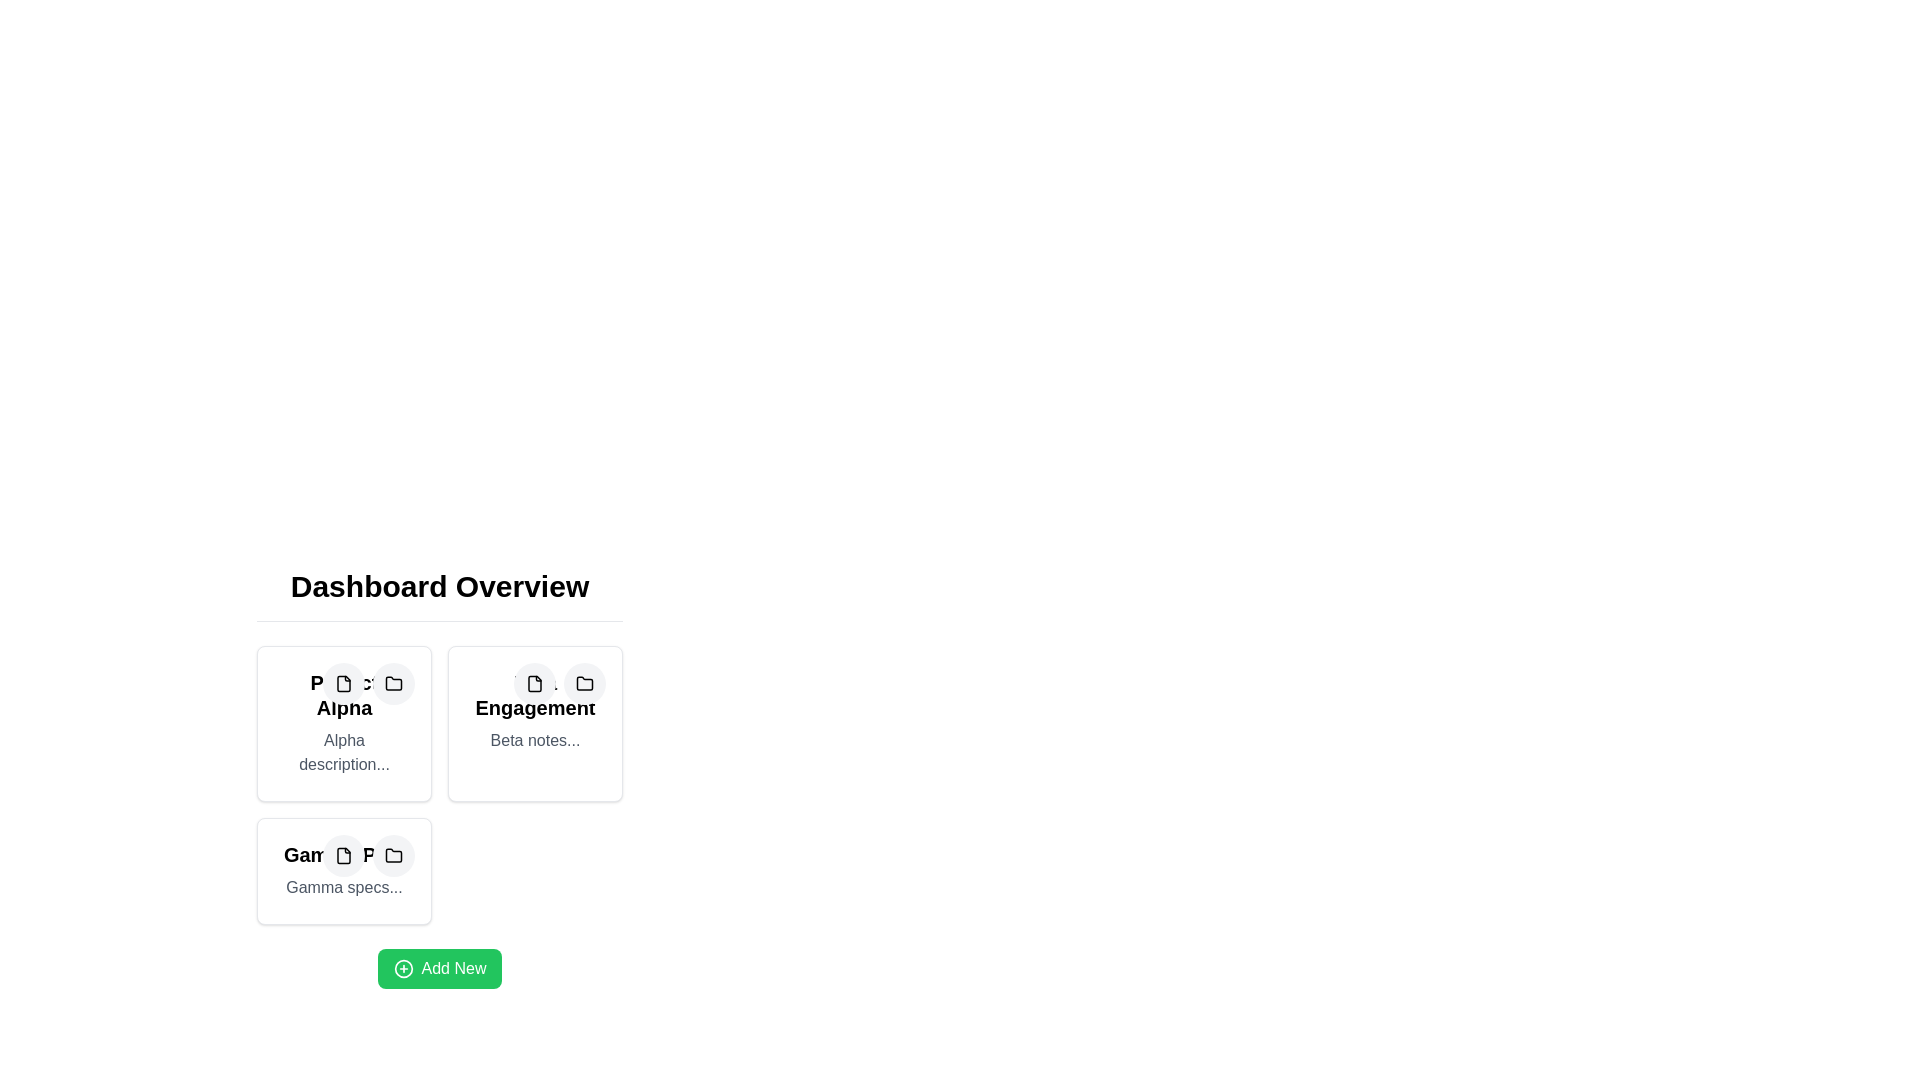 The width and height of the screenshot is (1920, 1080). Describe the element at coordinates (344, 682) in the screenshot. I see `the 'File' icon located in the top-left corner of the 'Alpha' section under 'Dashboard Overview'` at that location.